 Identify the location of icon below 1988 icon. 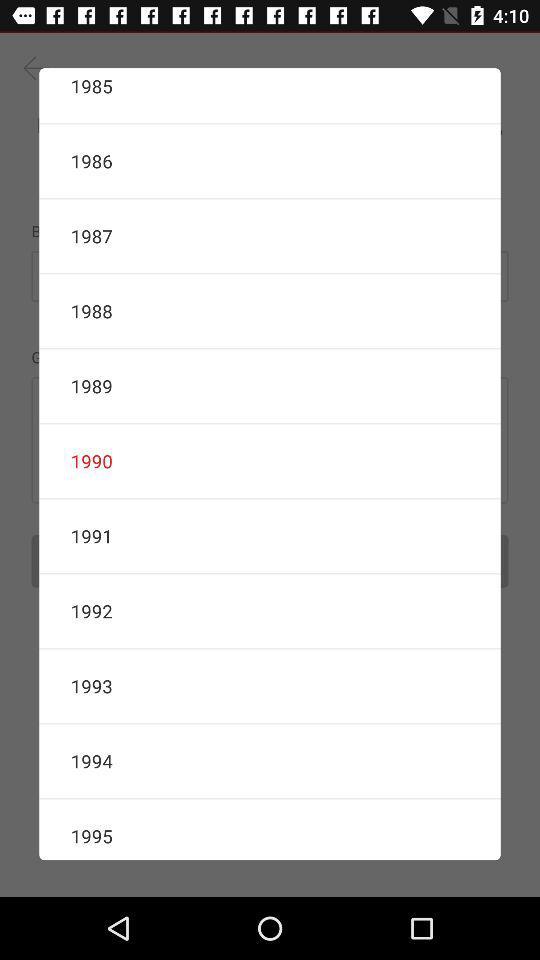
(270, 385).